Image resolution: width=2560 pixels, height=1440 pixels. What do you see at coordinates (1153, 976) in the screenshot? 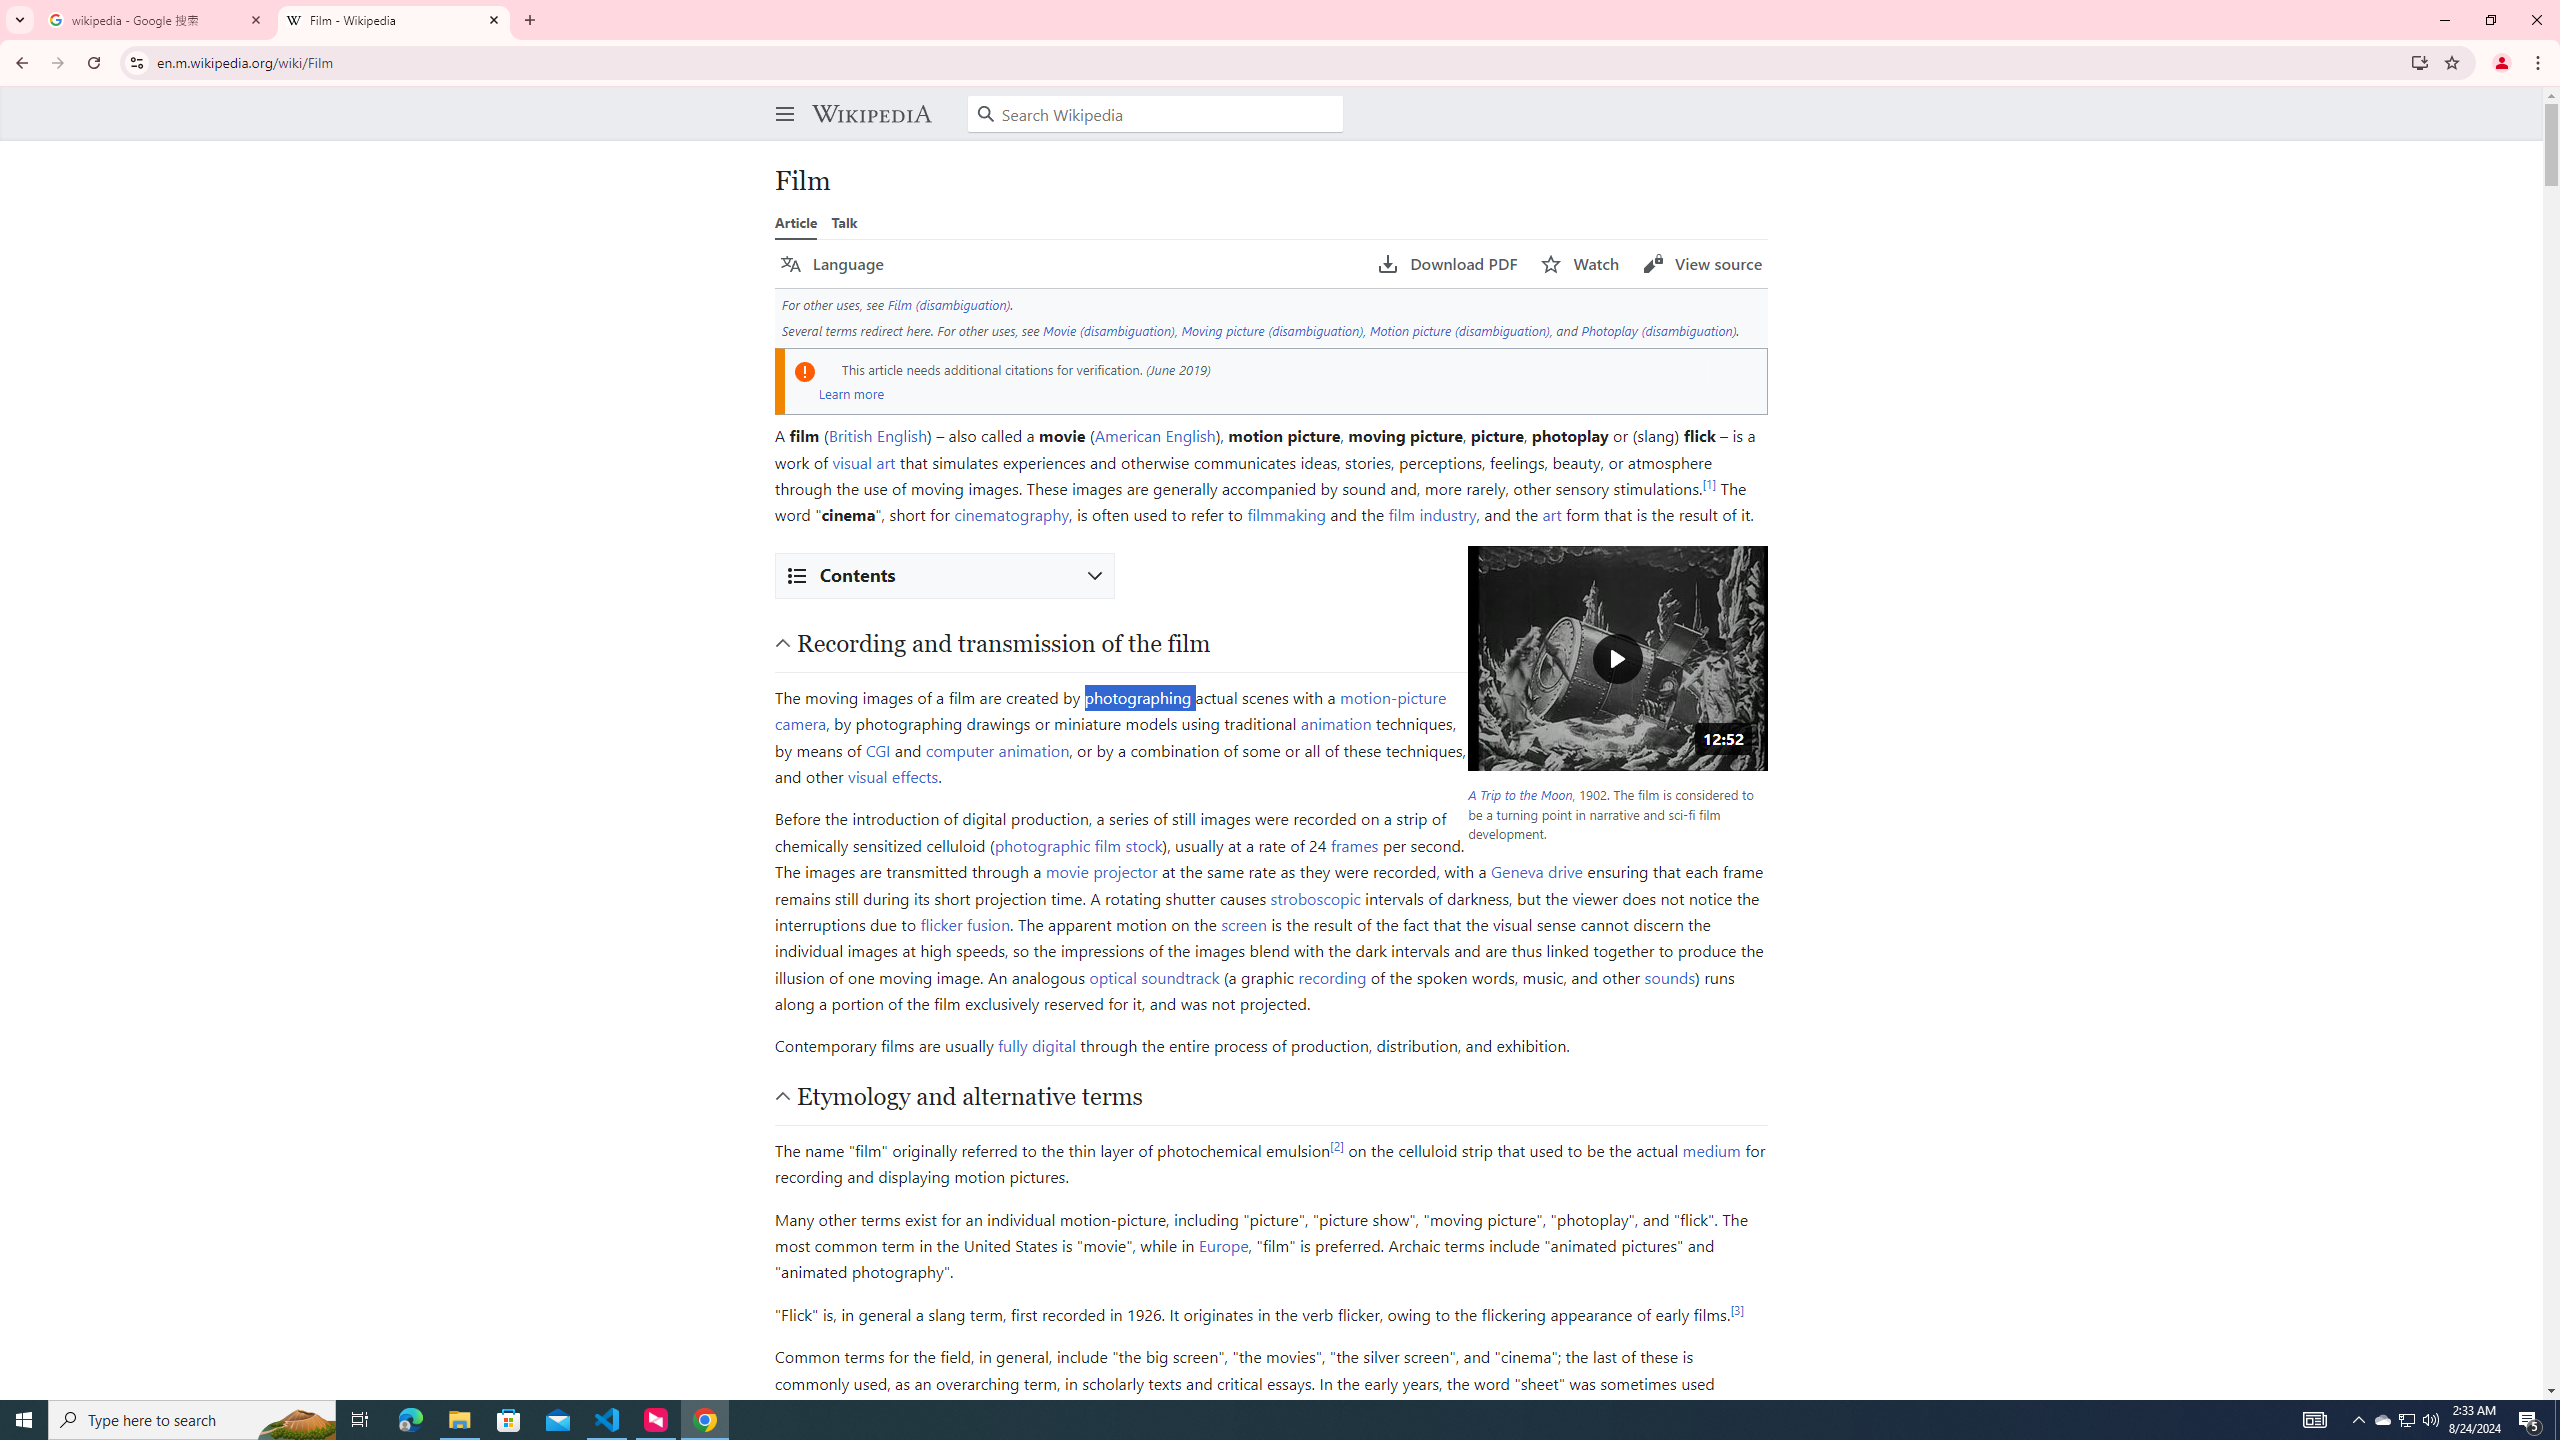
I see `'optical soundtrack'` at bounding box center [1153, 976].